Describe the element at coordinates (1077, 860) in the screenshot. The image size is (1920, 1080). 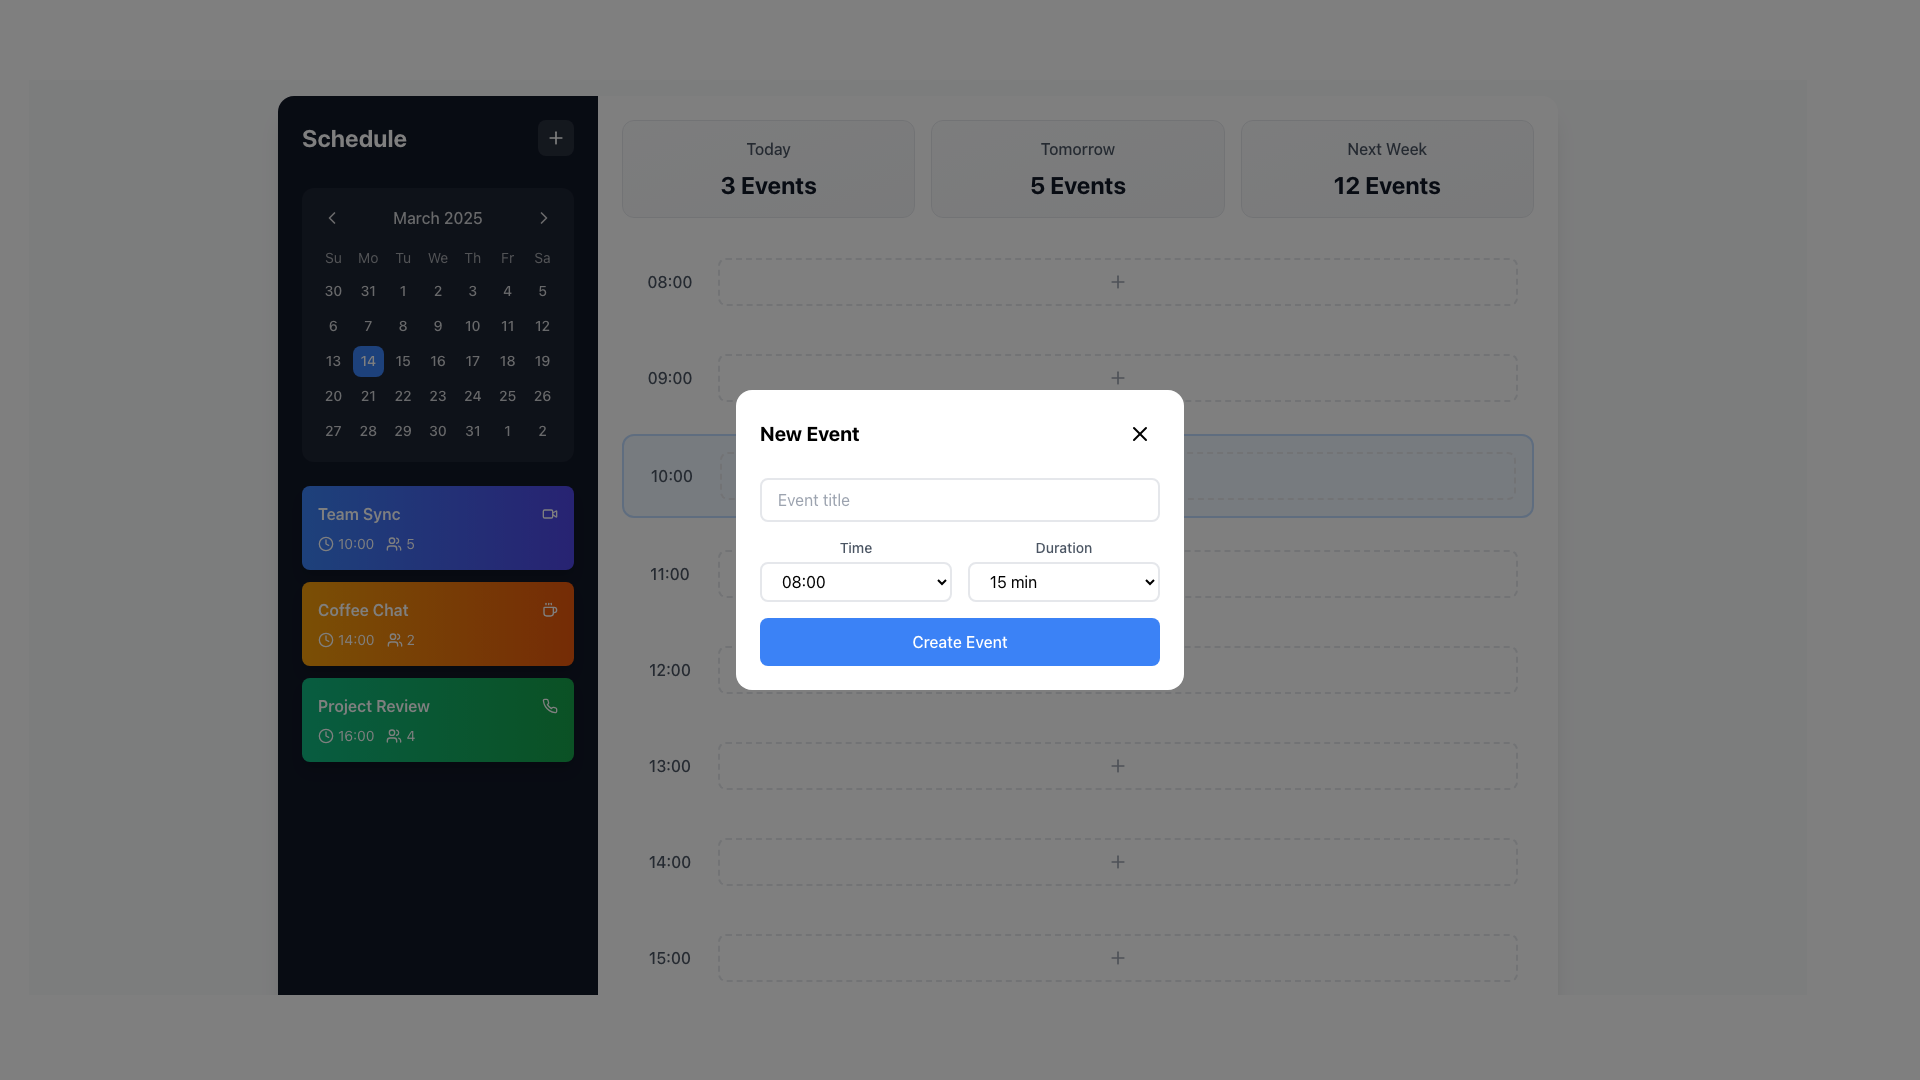
I see `content into the time slot button located at the eighth position with the time label '14:00'` at that location.